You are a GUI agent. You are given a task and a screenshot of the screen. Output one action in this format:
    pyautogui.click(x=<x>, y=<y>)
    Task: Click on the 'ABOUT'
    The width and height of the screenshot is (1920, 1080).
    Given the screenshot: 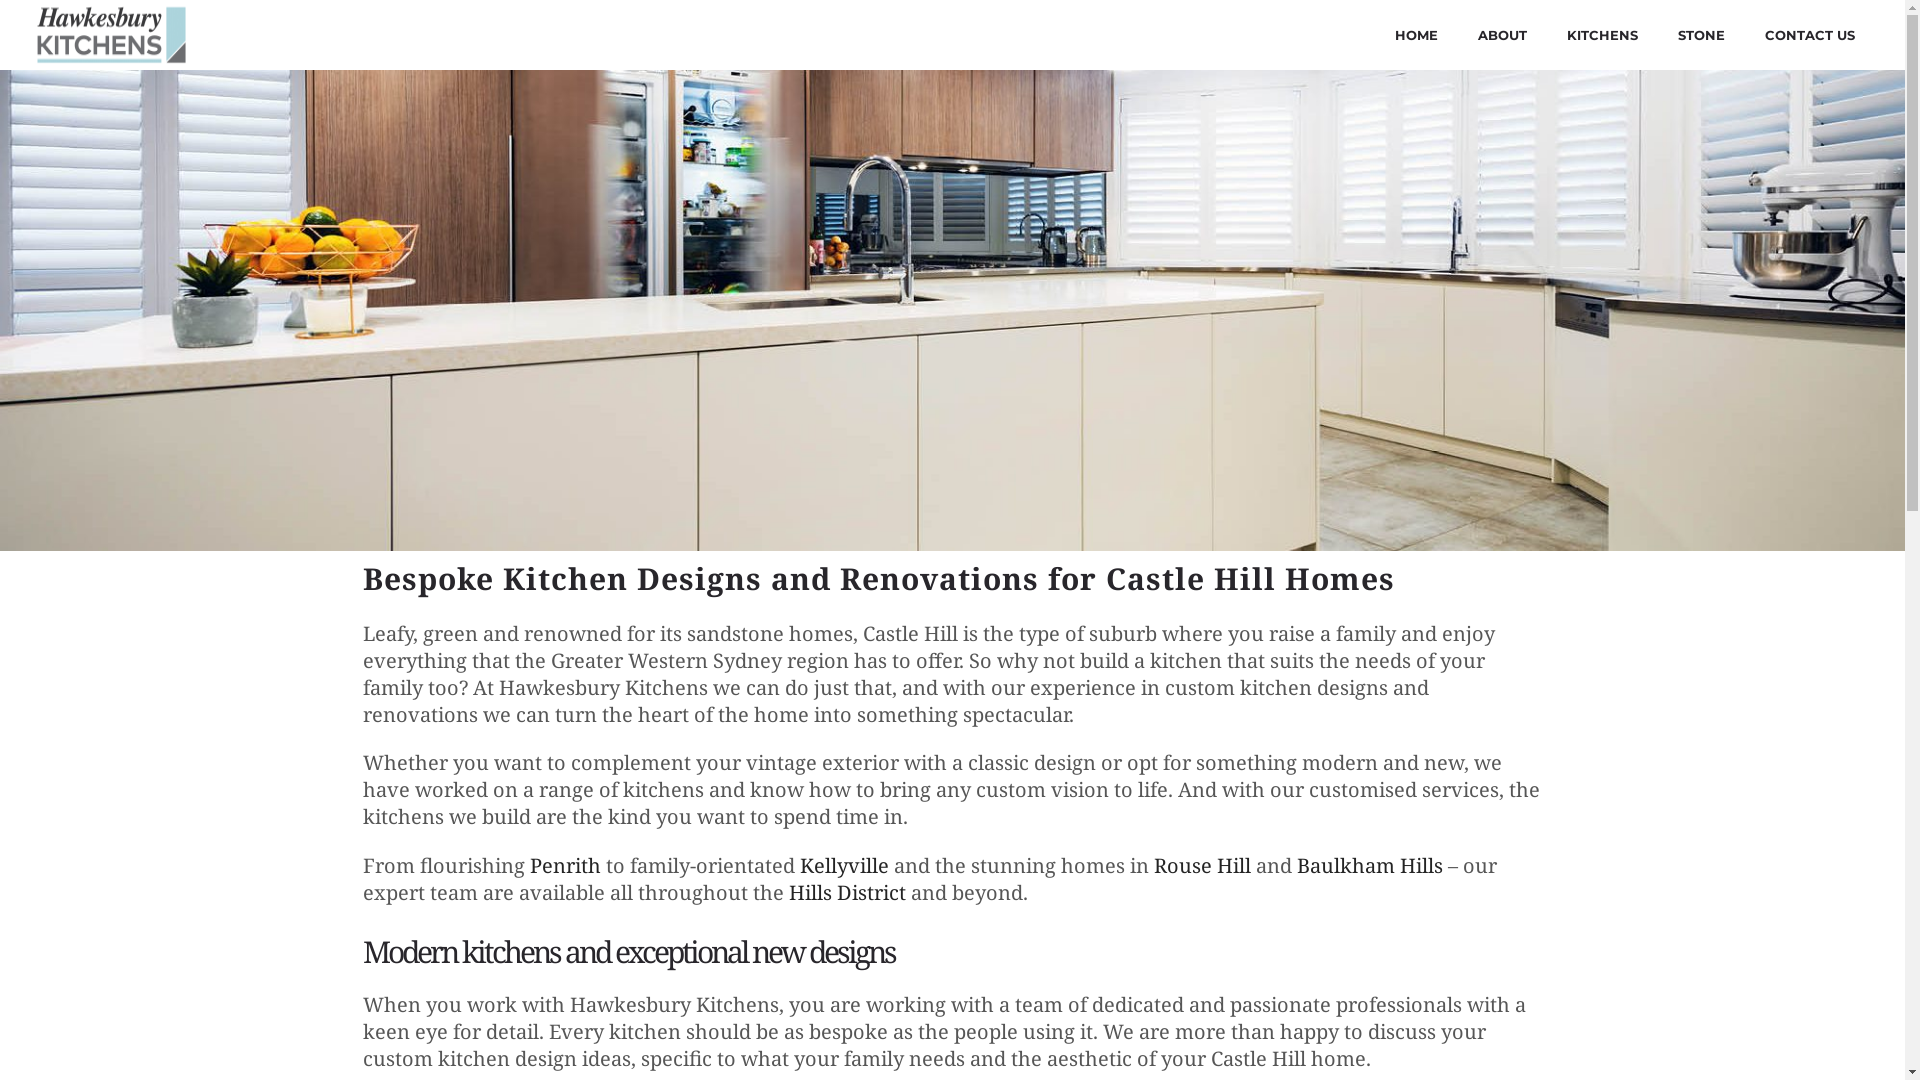 What is the action you would take?
    pyautogui.click(x=1502, y=34)
    